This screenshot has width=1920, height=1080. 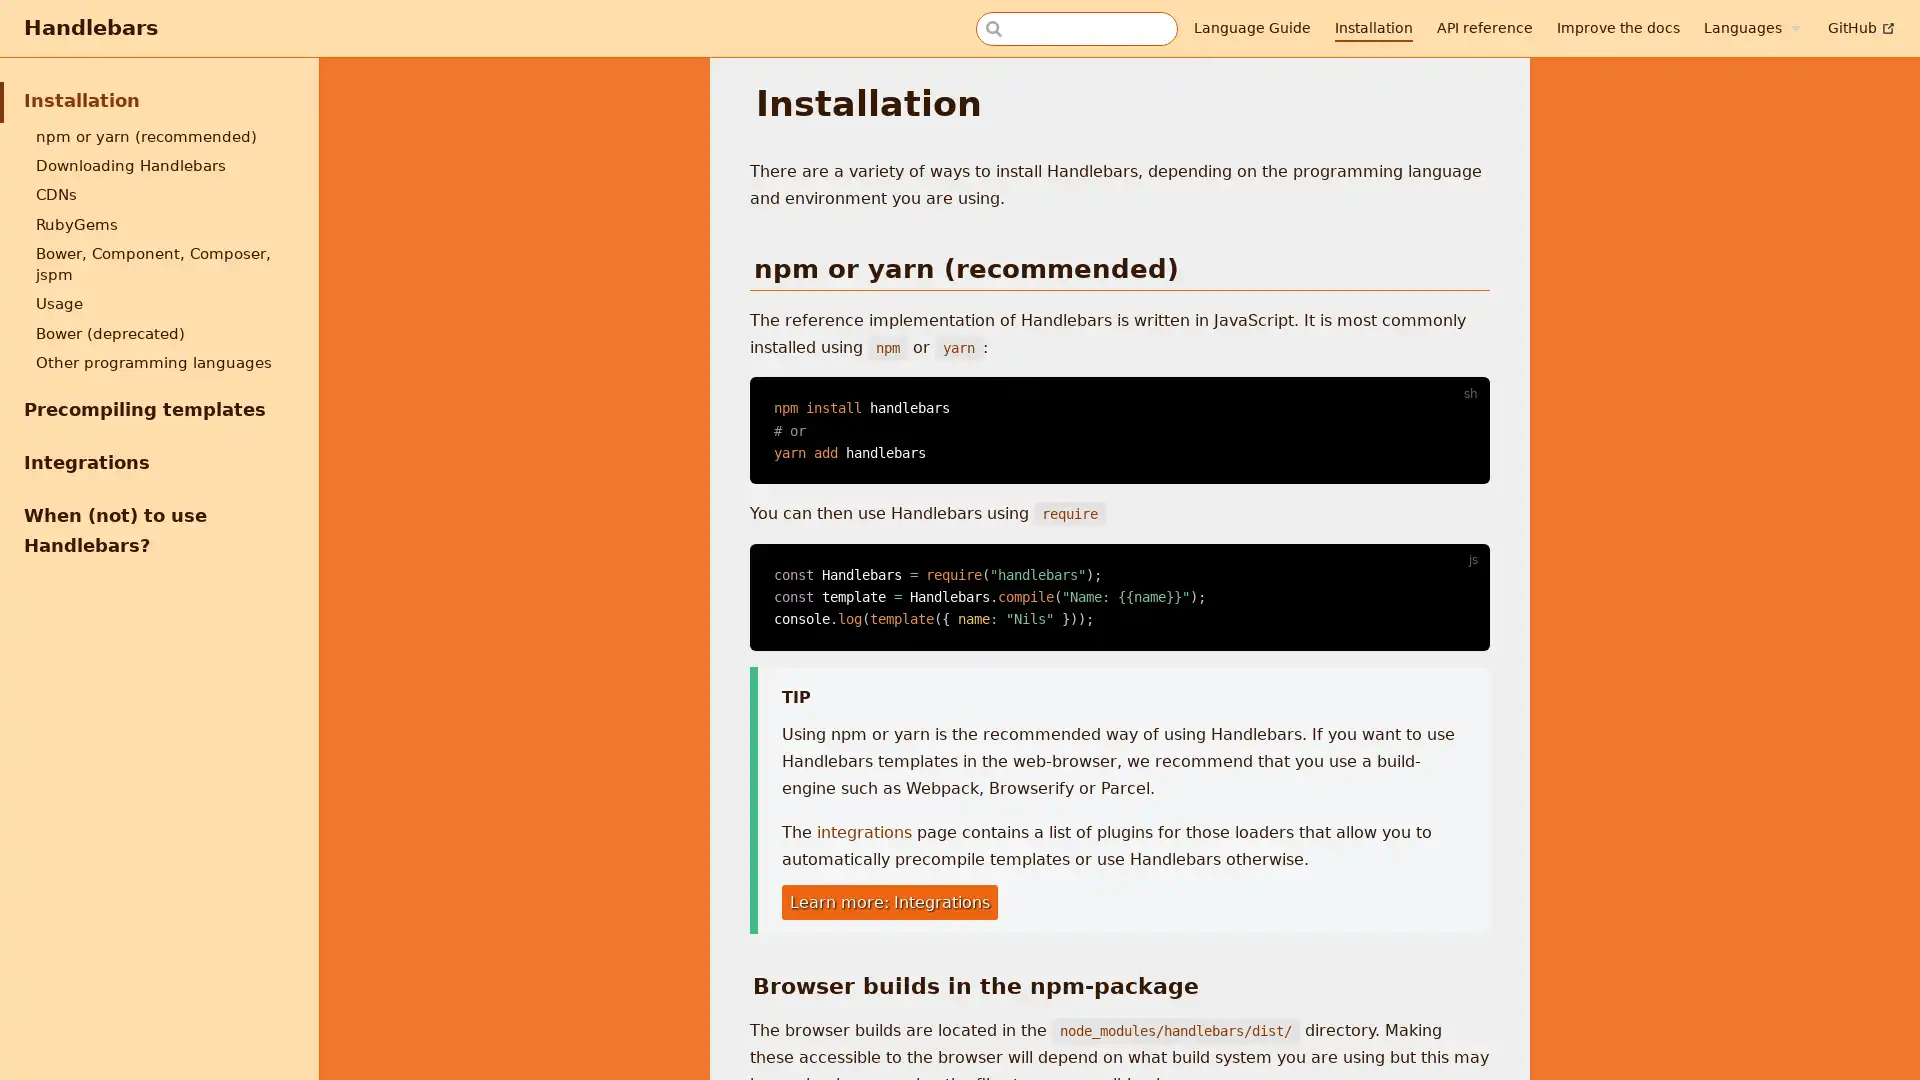 What do you see at coordinates (1750, 27) in the screenshot?
I see `Languages` at bounding box center [1750, 27].